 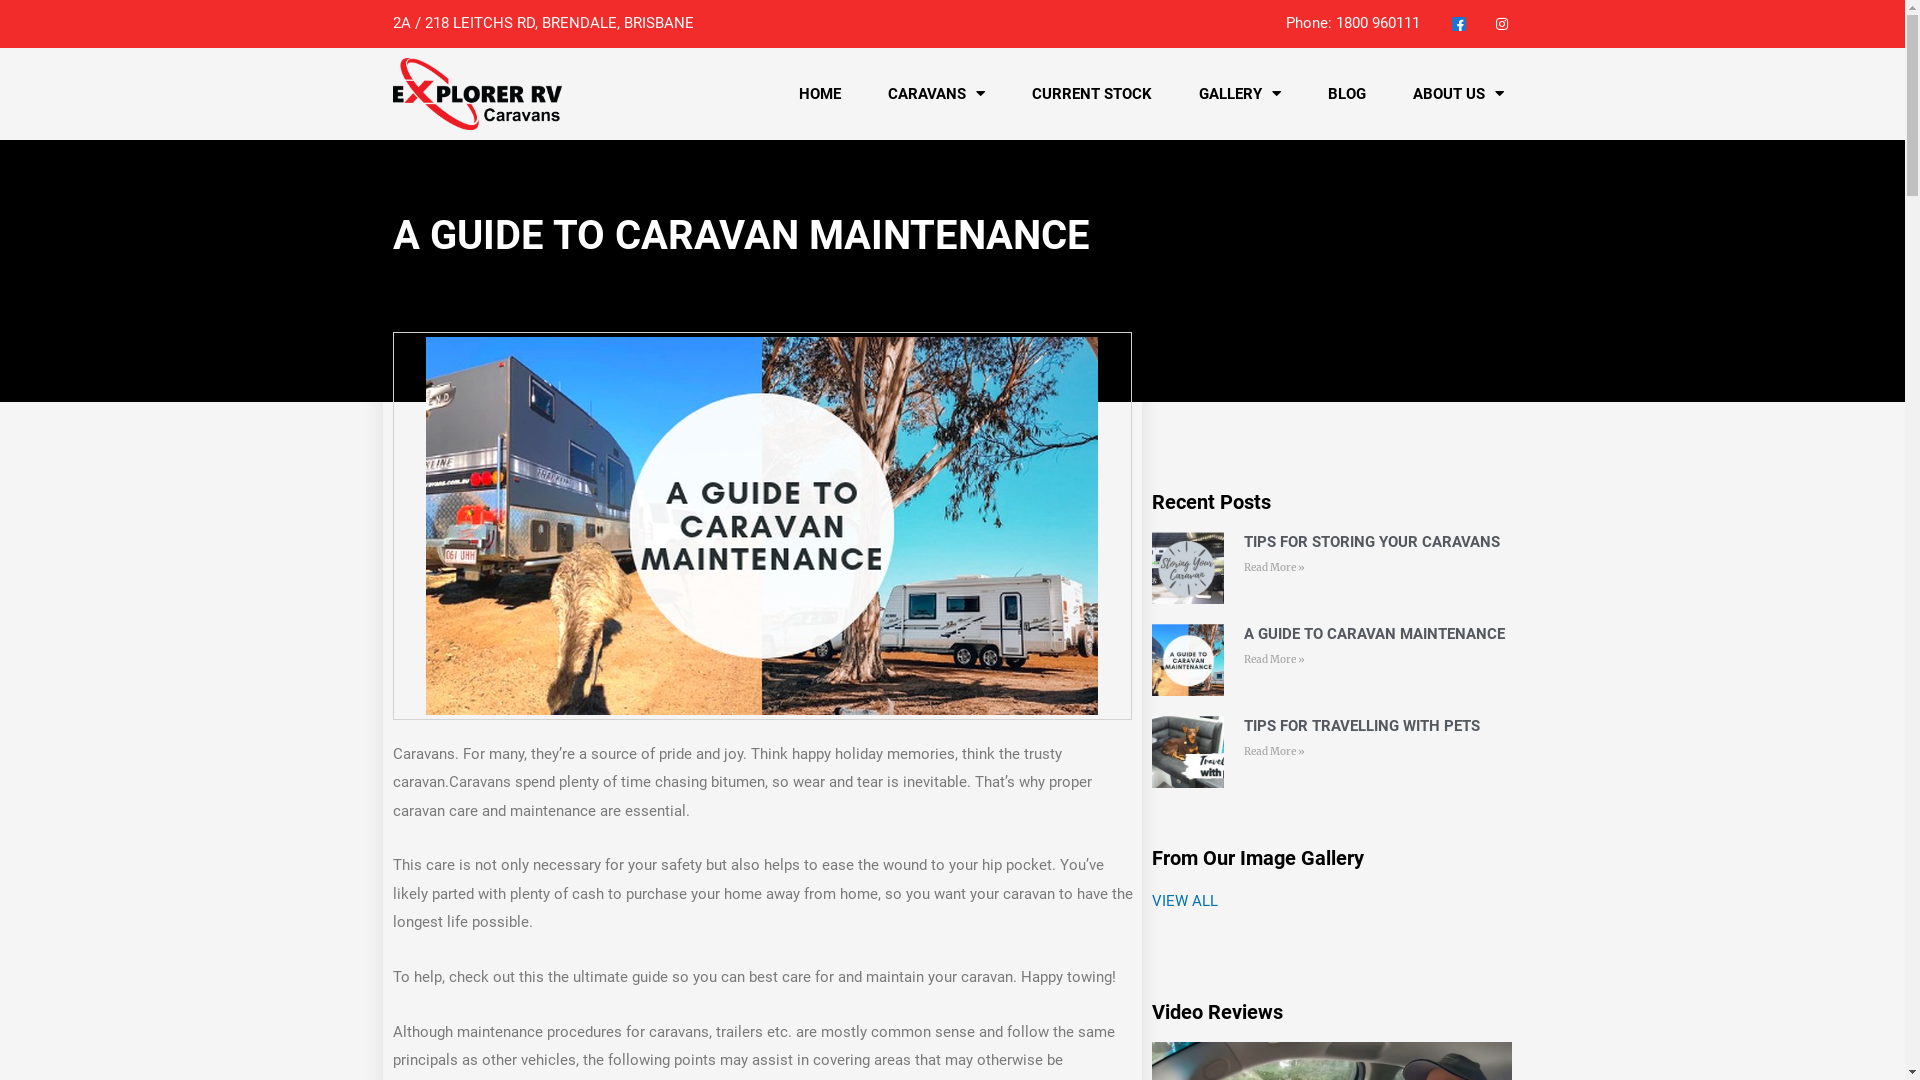 What do you see at coordinates (1347, 93) in the screenshot?
I see `'BLOG'` at bounding box center [1347, 93].